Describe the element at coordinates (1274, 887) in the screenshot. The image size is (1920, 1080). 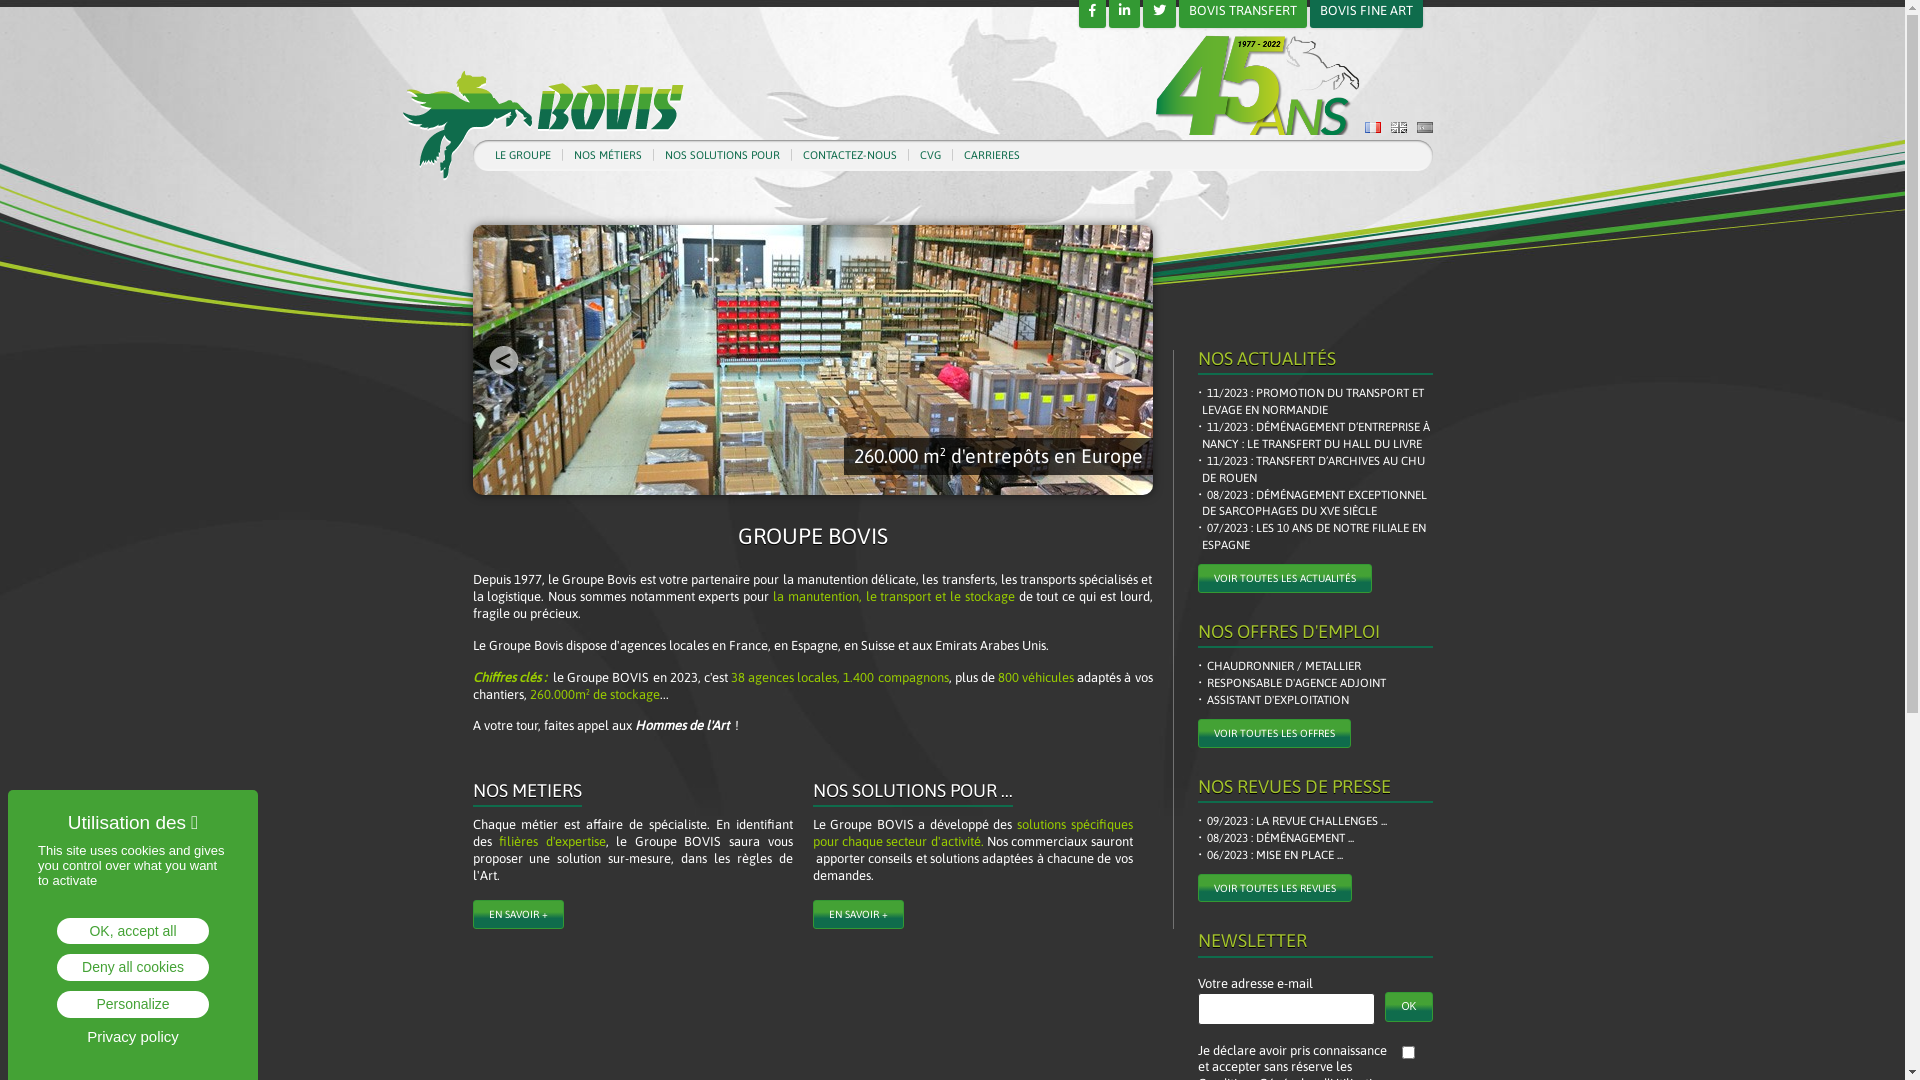
I see `'VOIR TOUTES LES REVUES'` at that location.